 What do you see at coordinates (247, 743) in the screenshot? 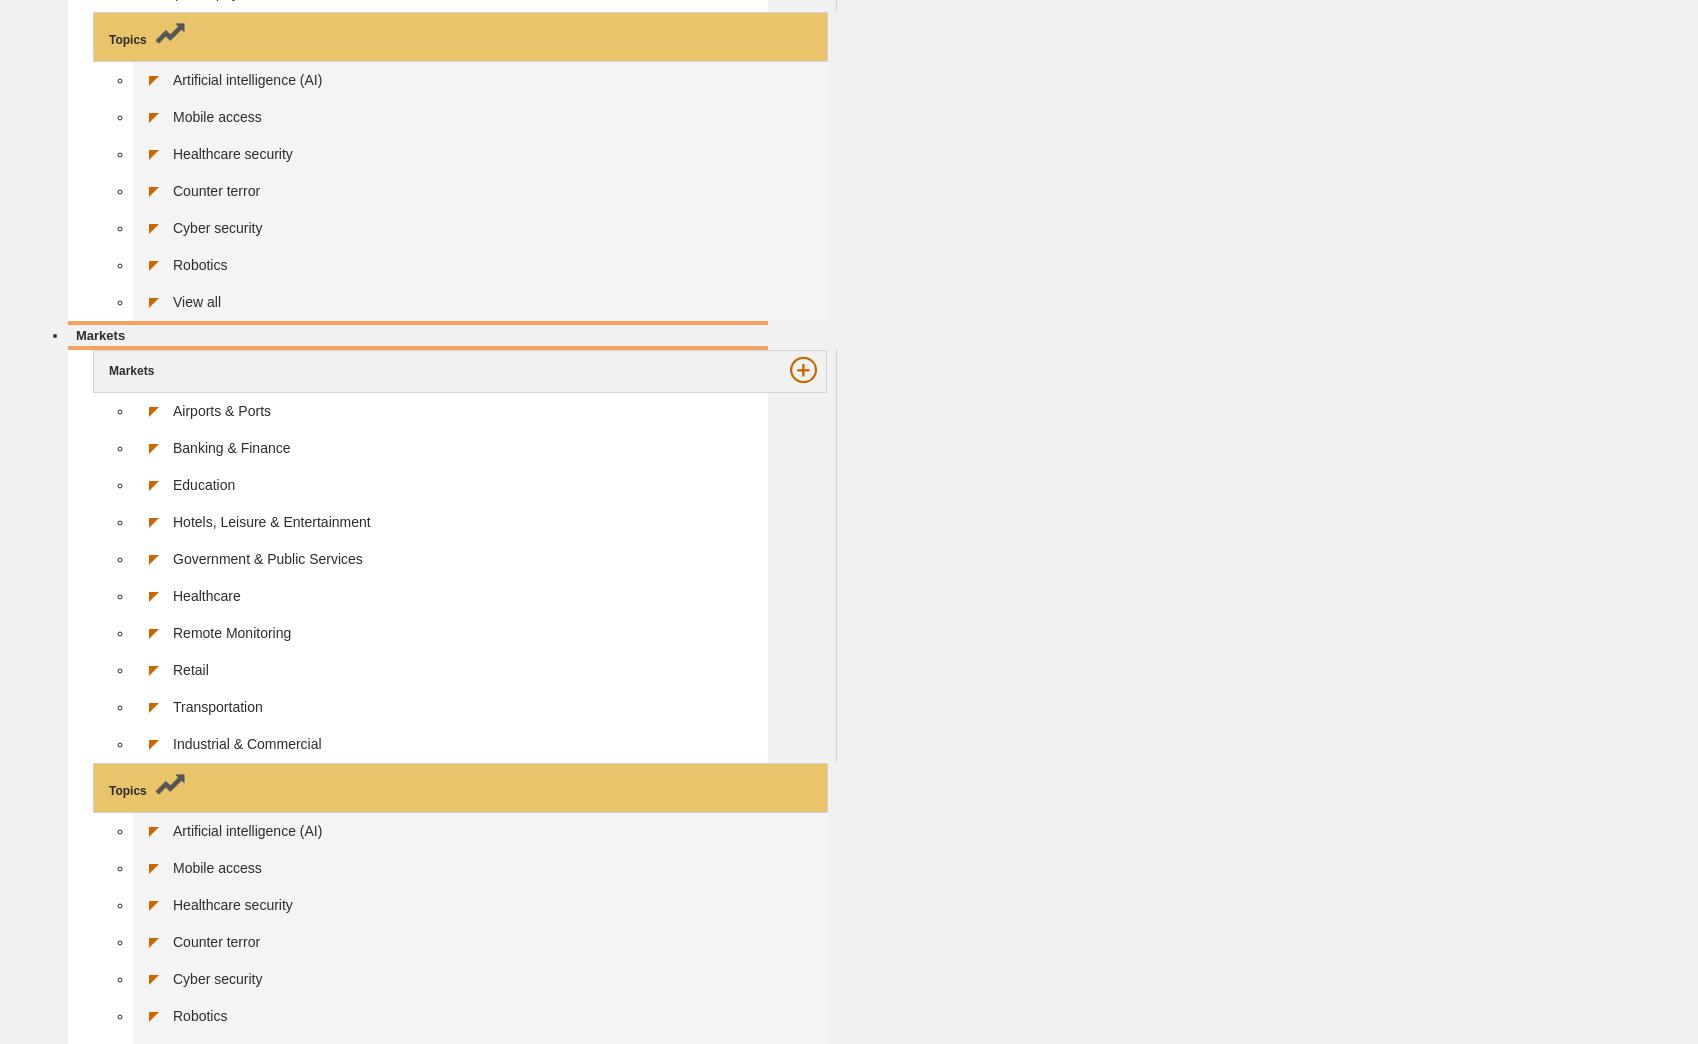
I see `'Industrial & Commercial'` at bounding box center [247, 743].